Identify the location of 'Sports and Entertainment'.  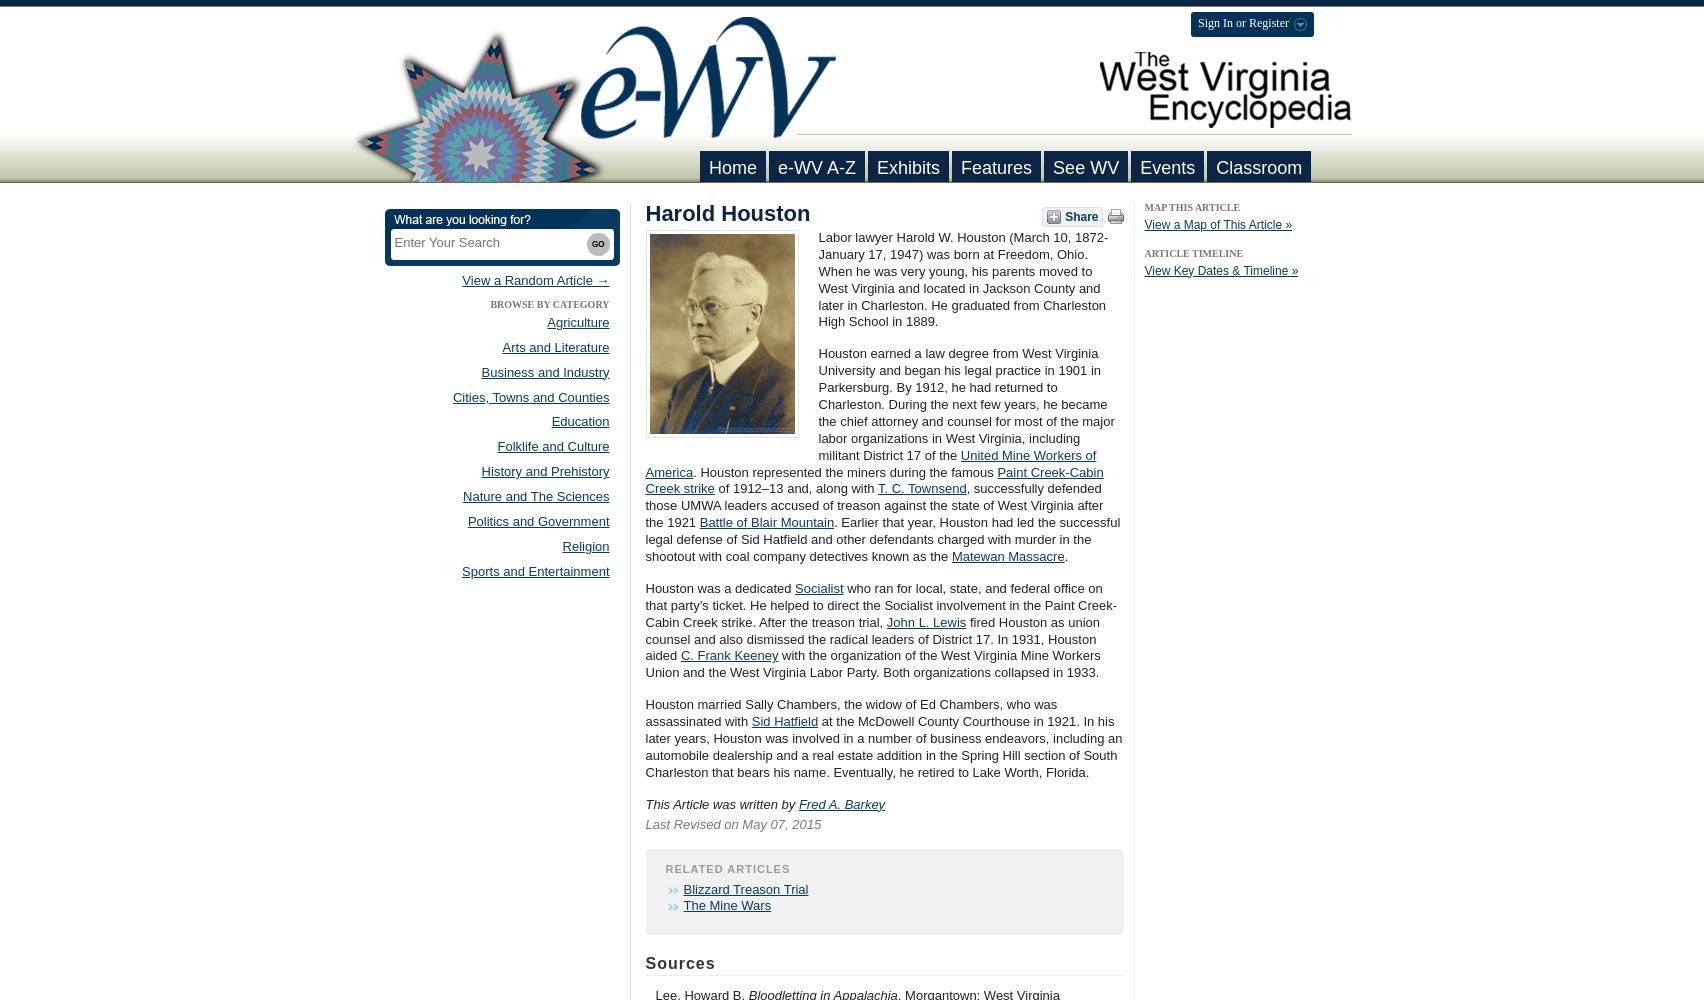
(535, 569).